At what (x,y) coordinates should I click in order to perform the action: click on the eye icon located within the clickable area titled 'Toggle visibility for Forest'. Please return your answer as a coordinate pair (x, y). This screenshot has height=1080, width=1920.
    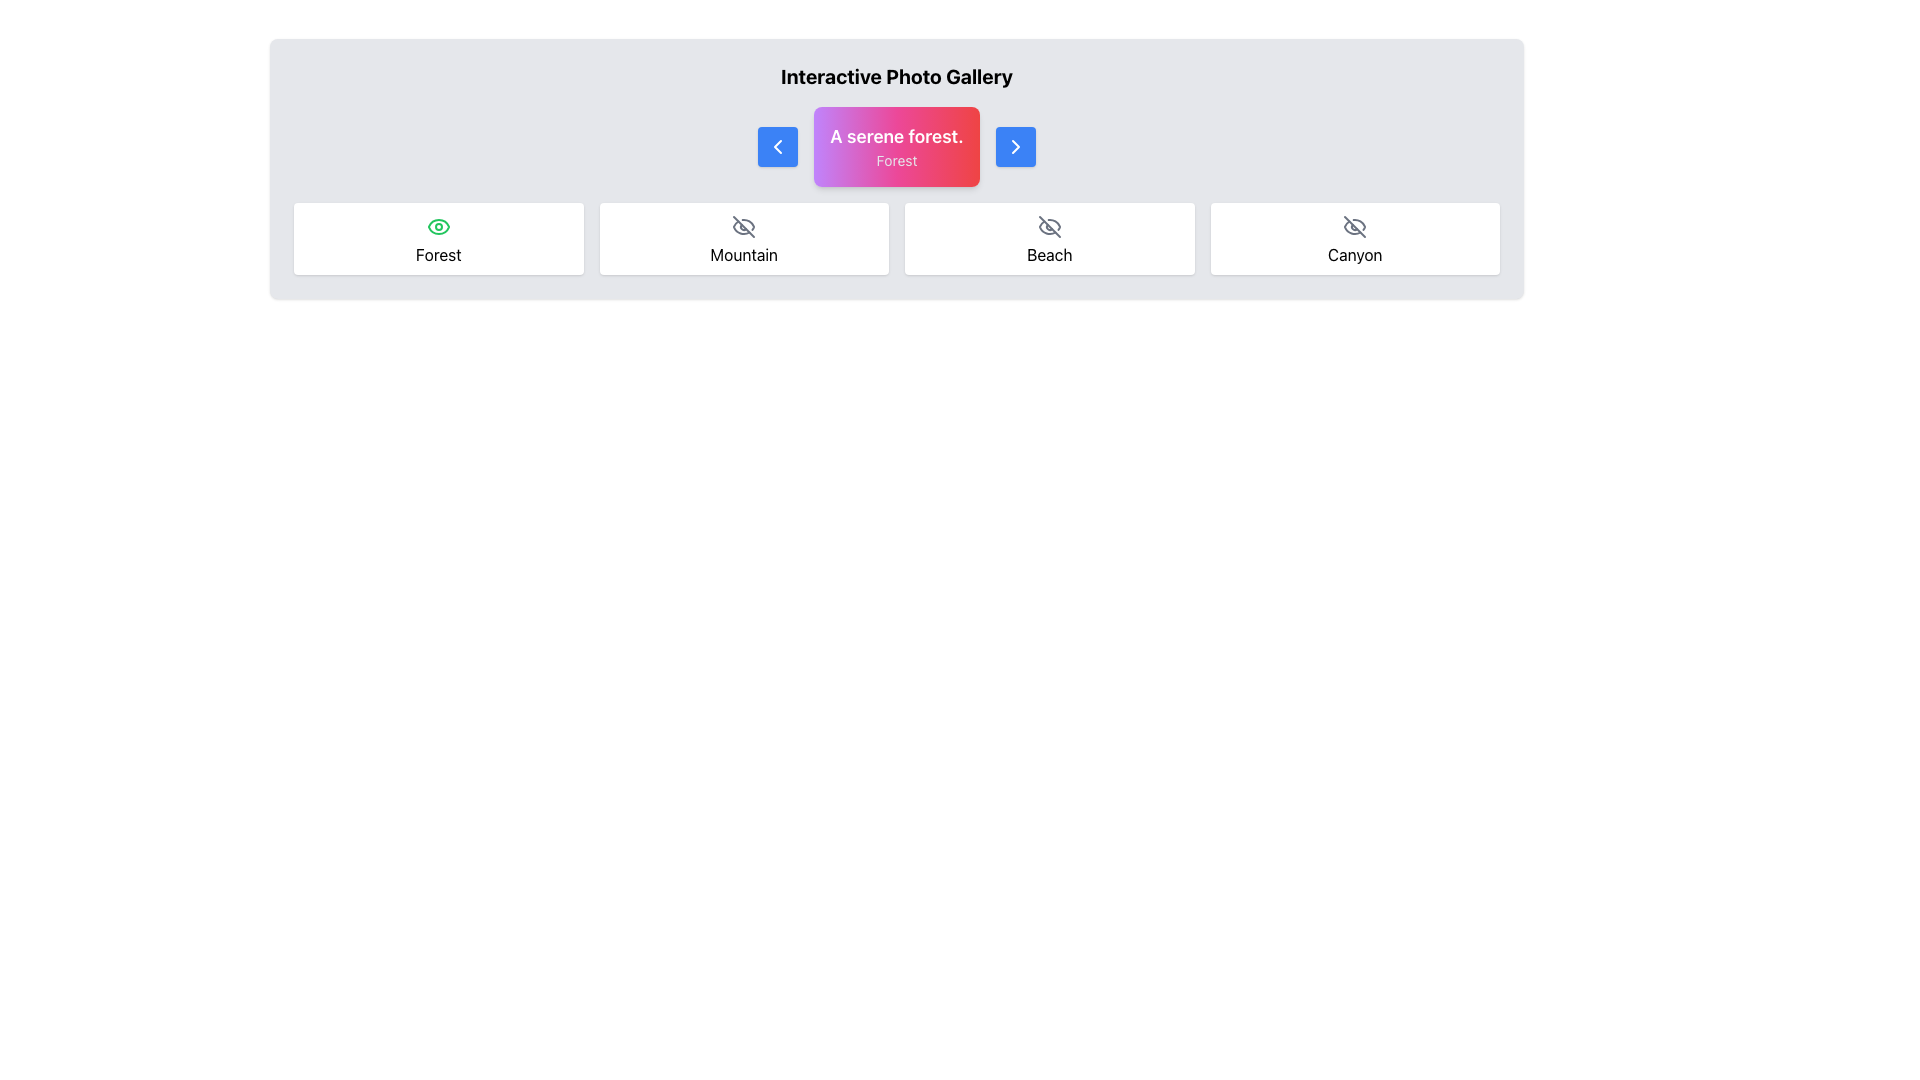
    Looking at the image, I should click on (437, 226).